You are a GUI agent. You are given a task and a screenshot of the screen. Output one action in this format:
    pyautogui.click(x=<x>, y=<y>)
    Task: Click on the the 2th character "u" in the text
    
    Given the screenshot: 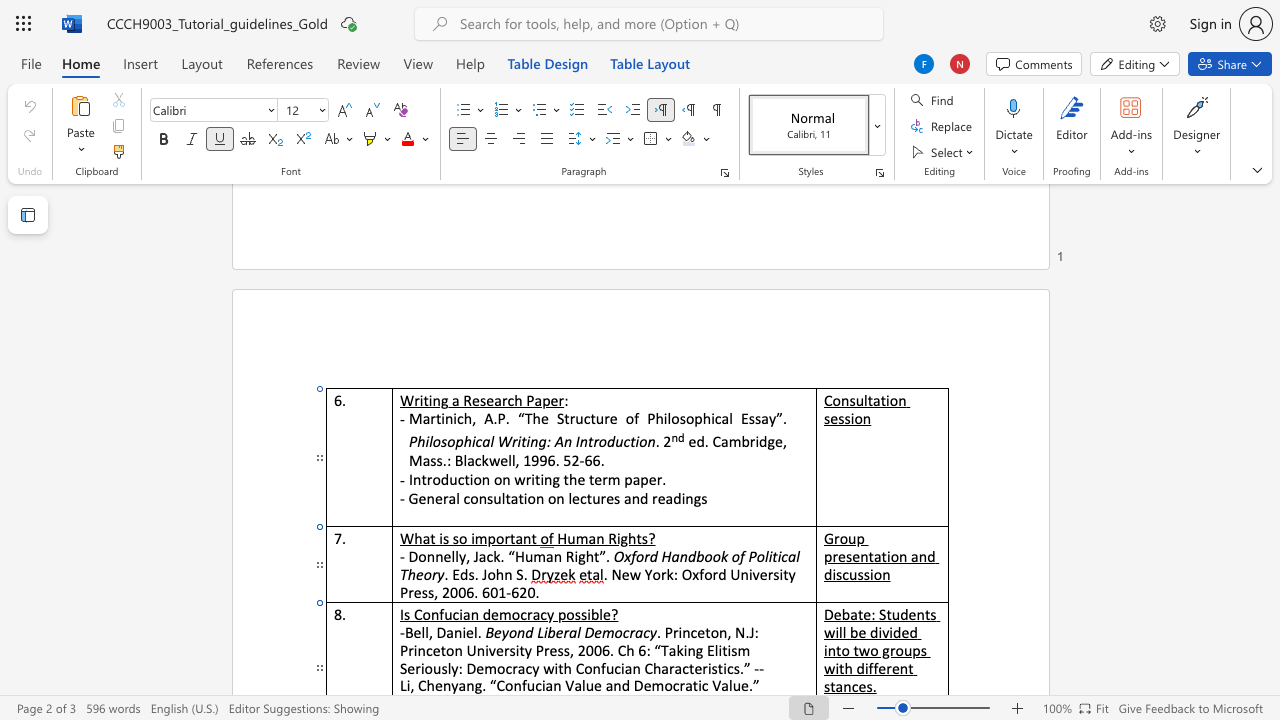 What is the action you would take?
    pyautogui.click(x=609, y=668)
    